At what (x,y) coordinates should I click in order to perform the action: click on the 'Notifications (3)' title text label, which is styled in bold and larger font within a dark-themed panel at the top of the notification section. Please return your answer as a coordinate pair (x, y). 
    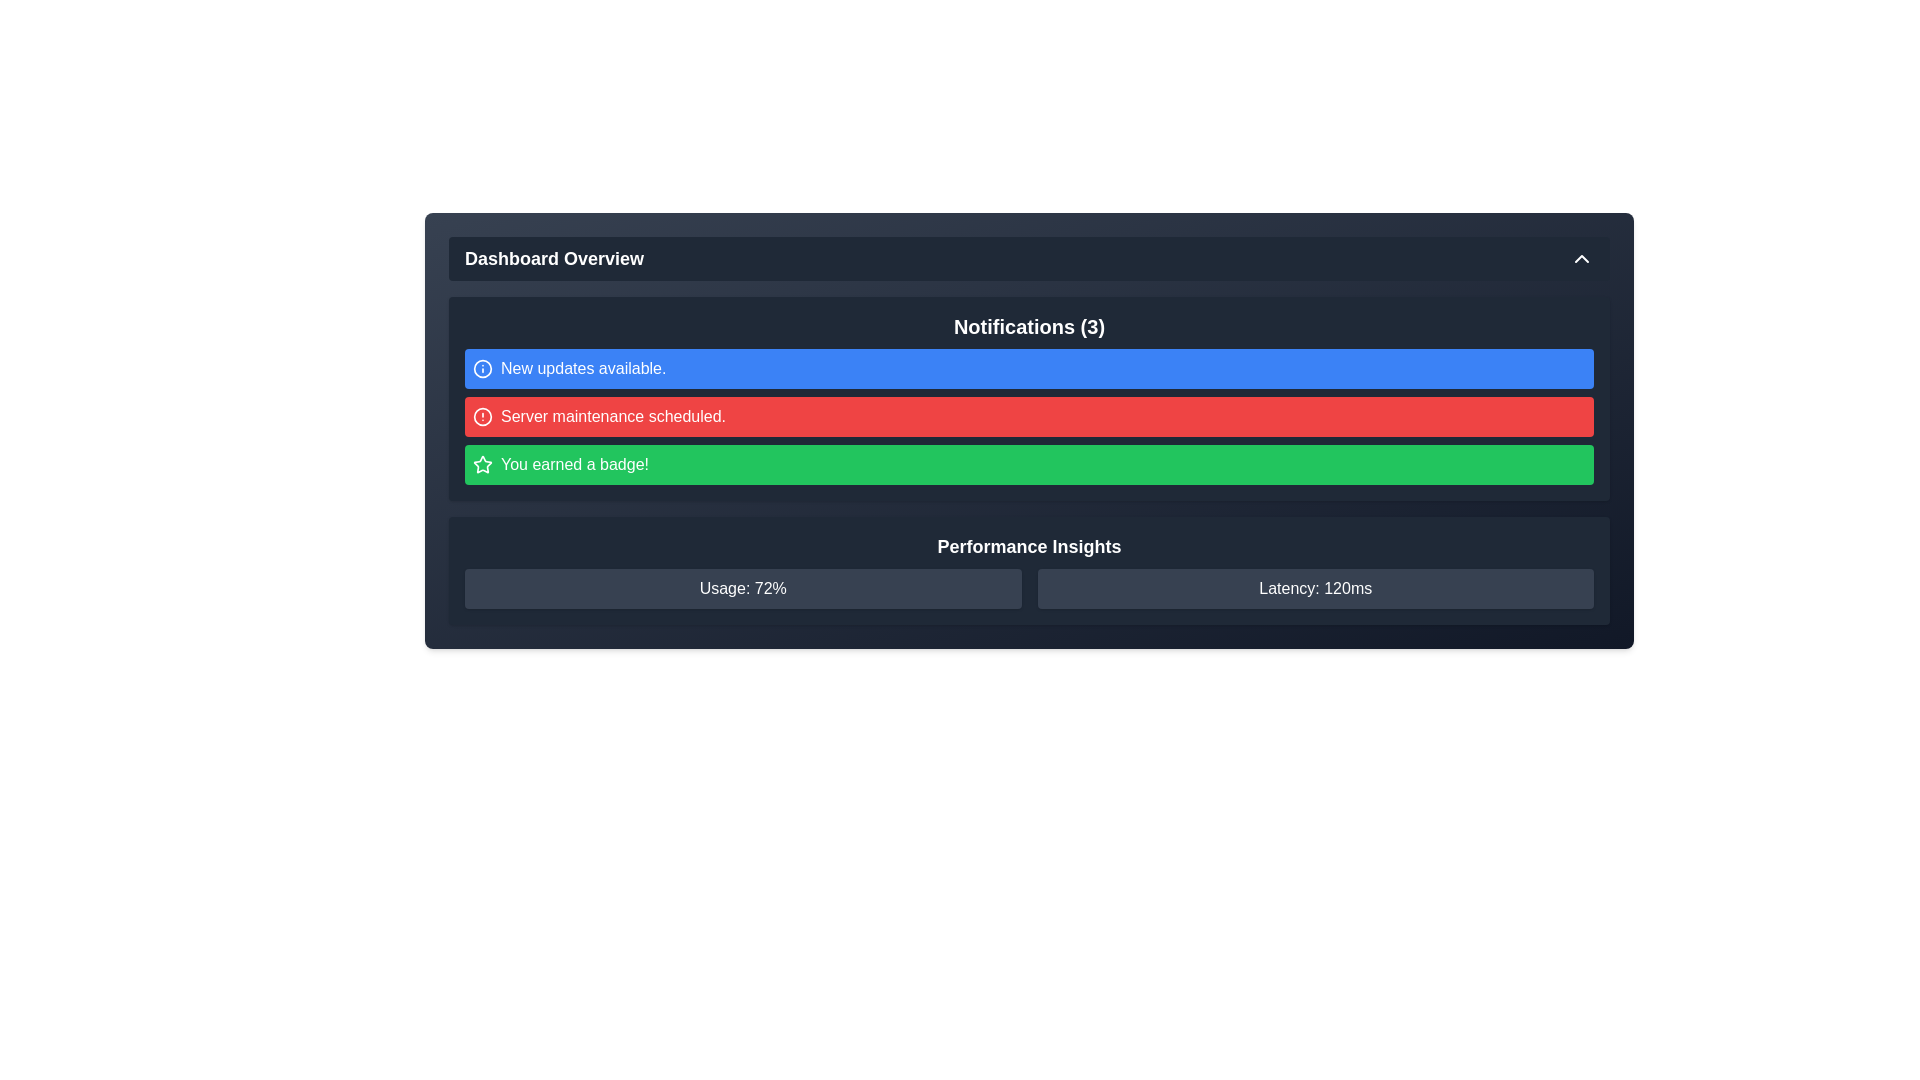
    Looking at the image, I should click on (1029, 326).